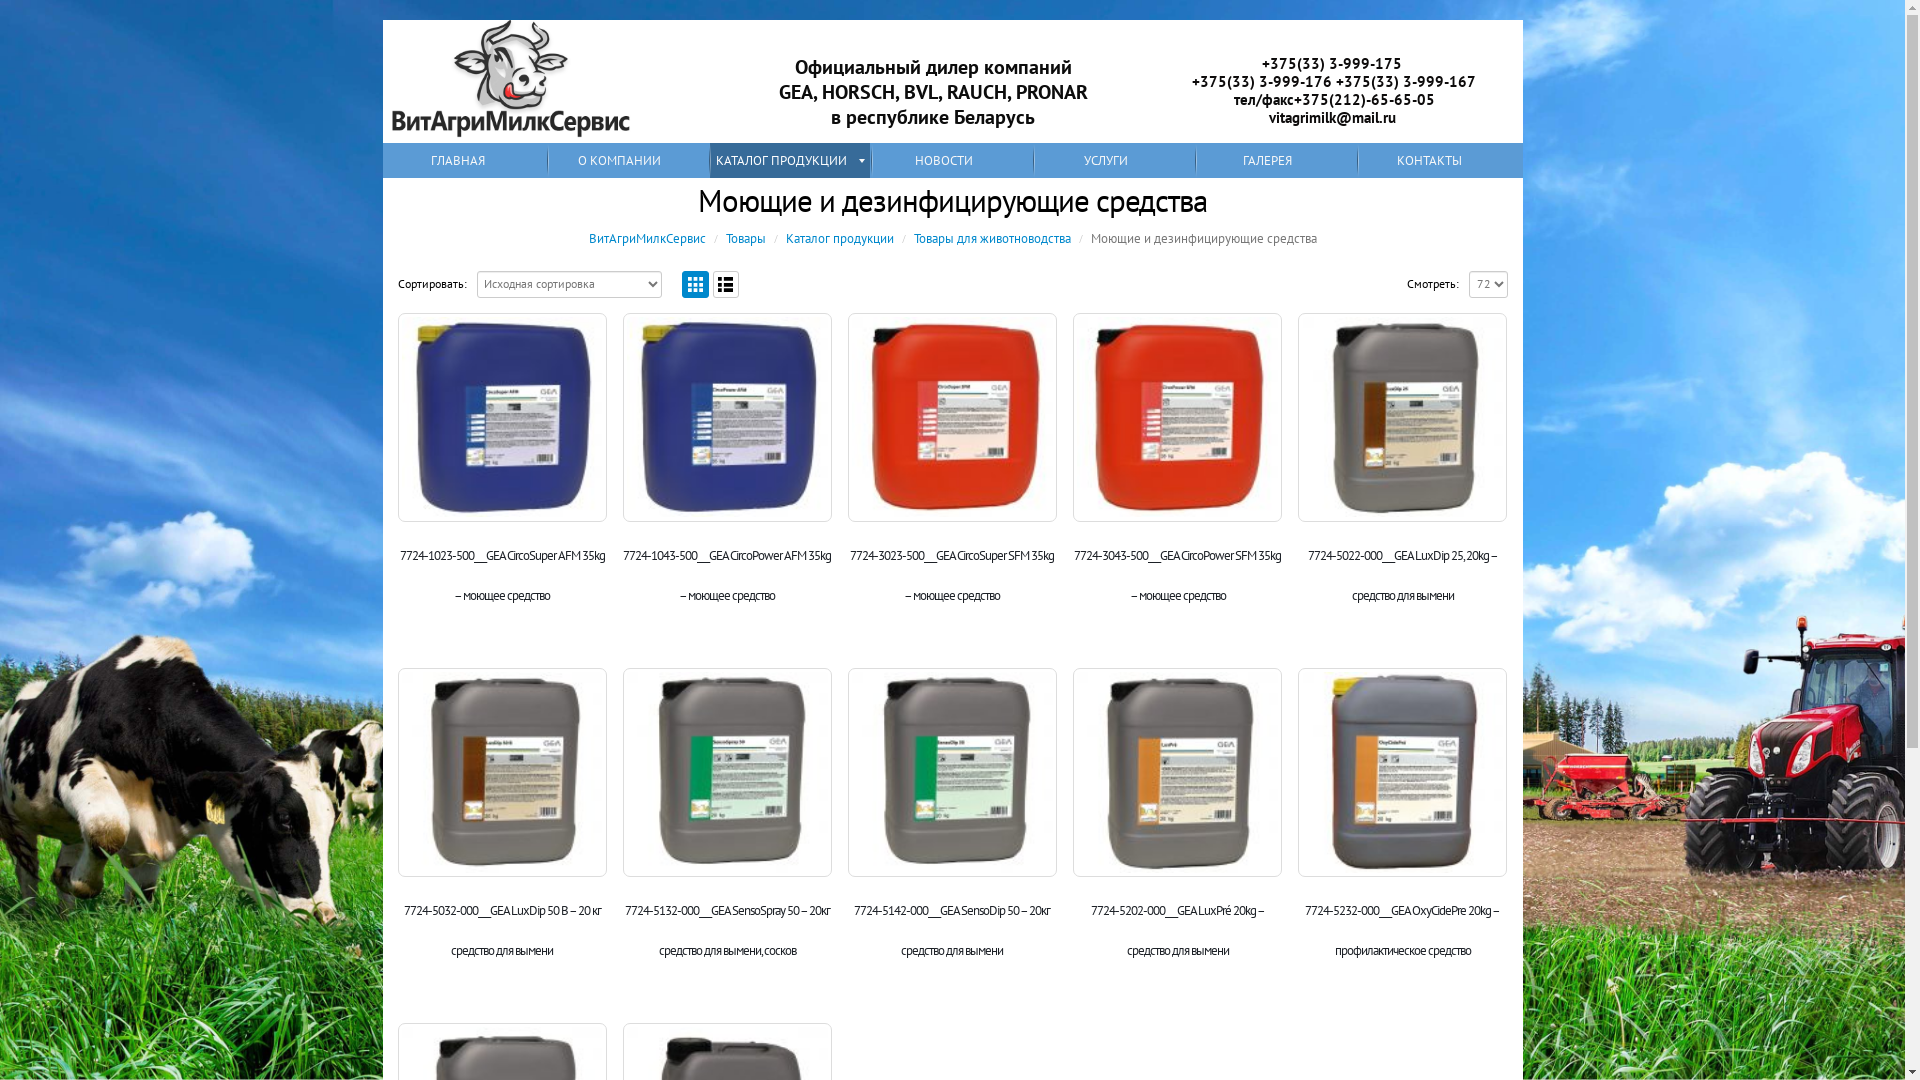 The image size is (1920, 1080). I want to click on '+375(33) 3-999-176', so click(1261, 80).